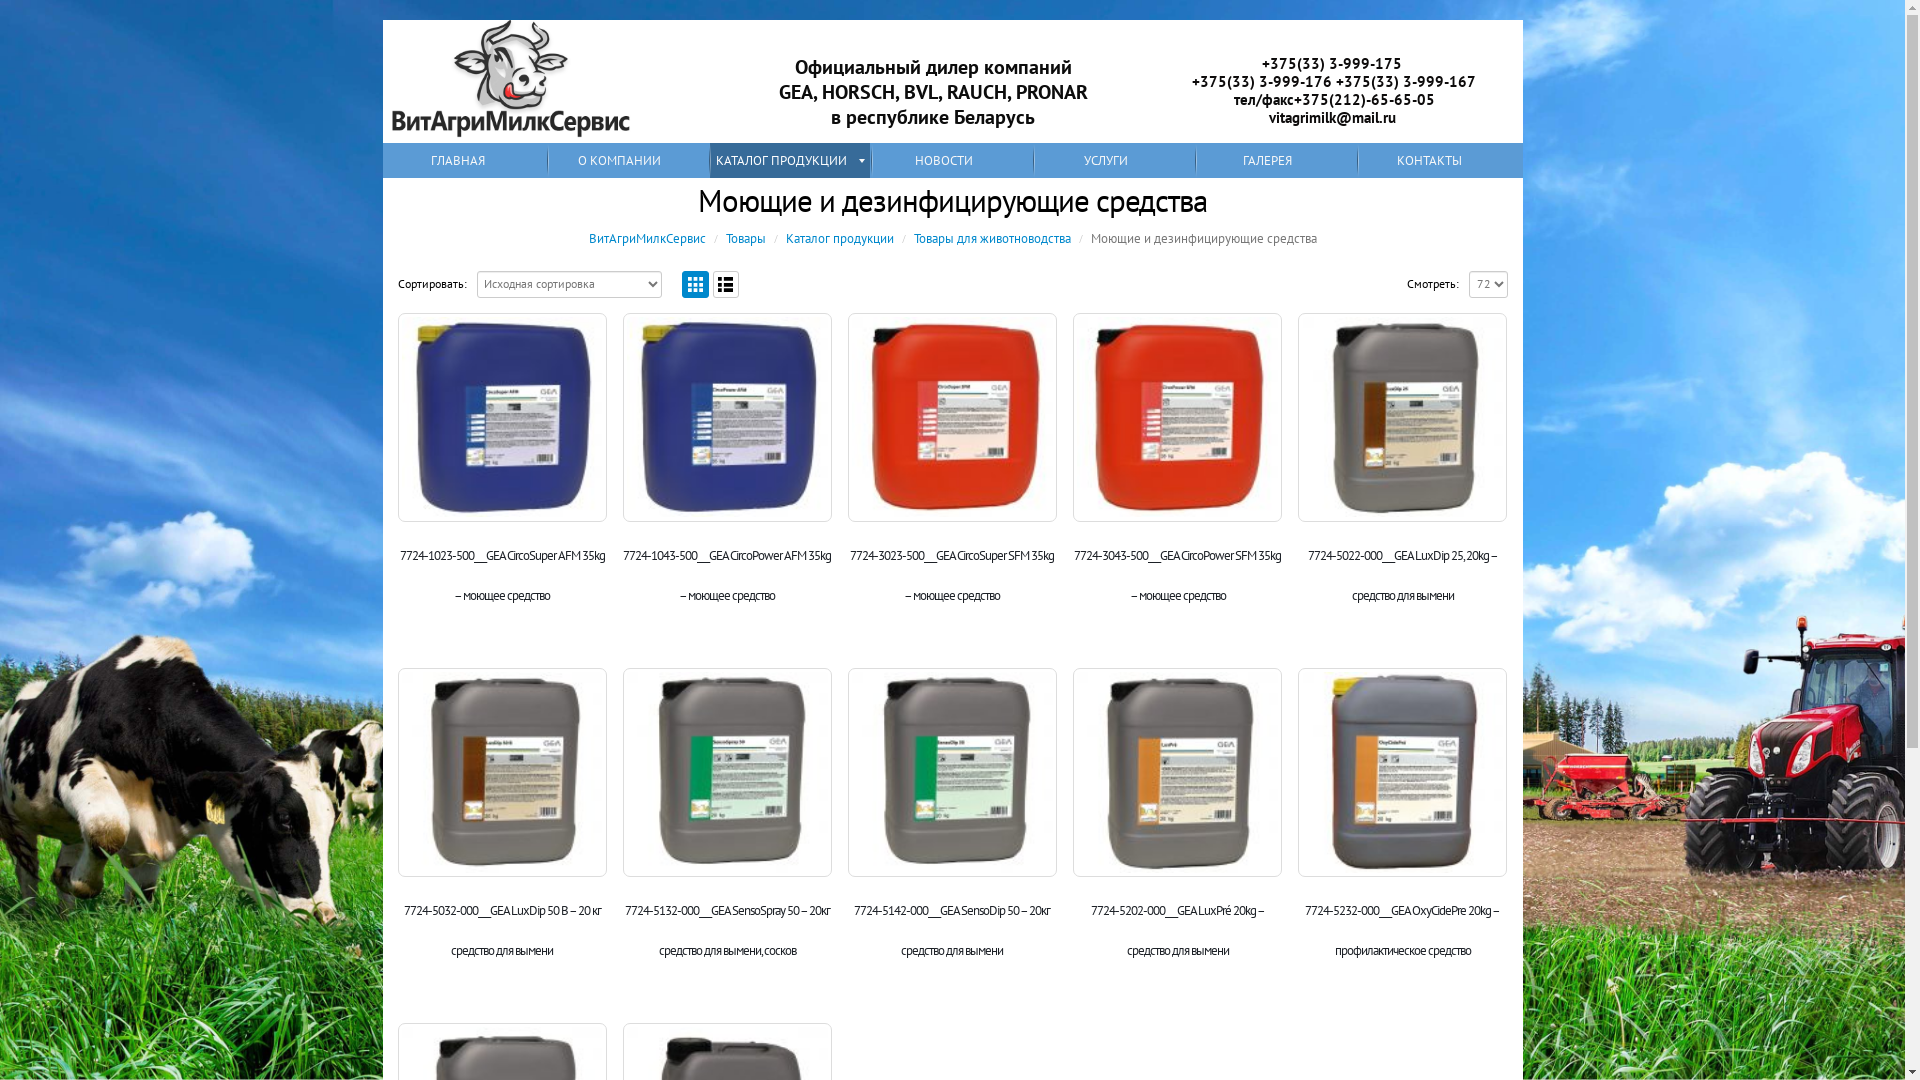 The image size is (1920, 1080). I want to click on '+375(33) 3-999-176', so click(1261, 80).